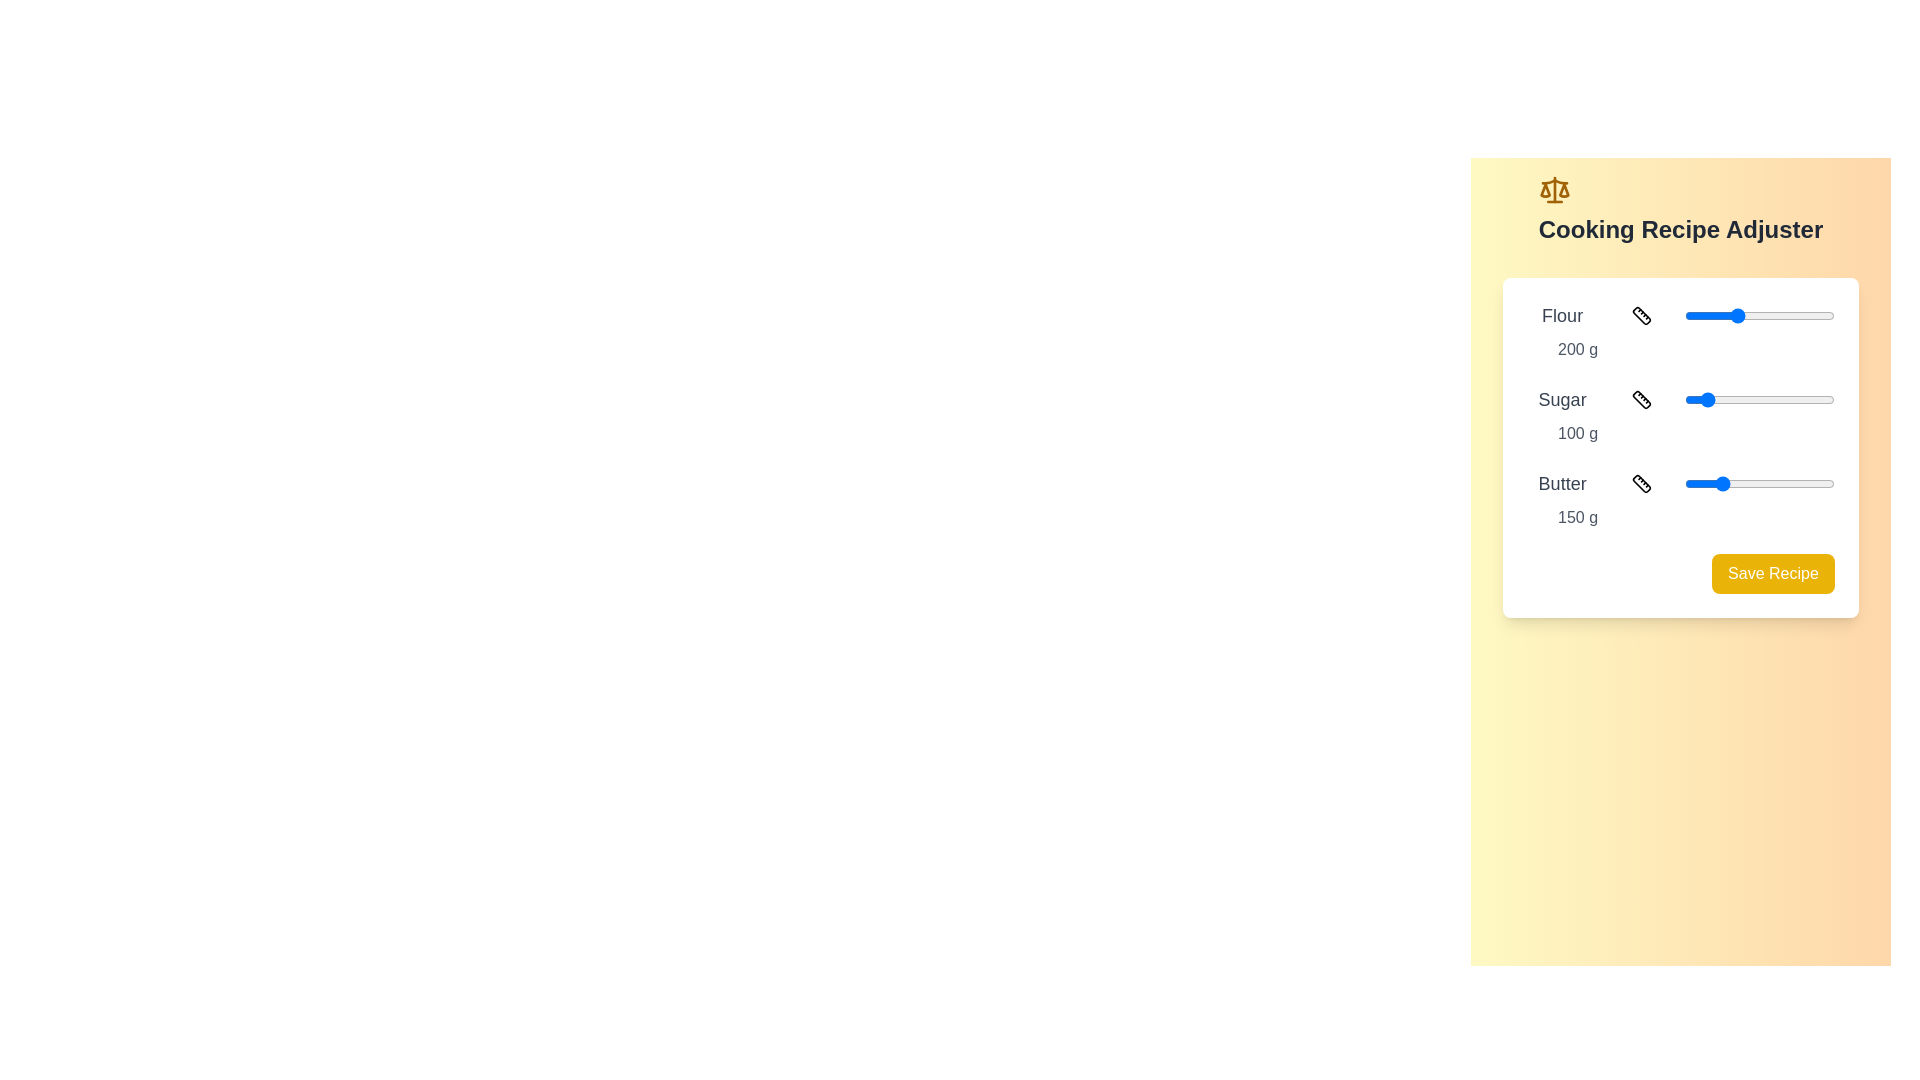 The width and height of the screenshot is (1920, 1080). I want to click on the slider for 'Flour' and observe its value, so click(1757, 315).